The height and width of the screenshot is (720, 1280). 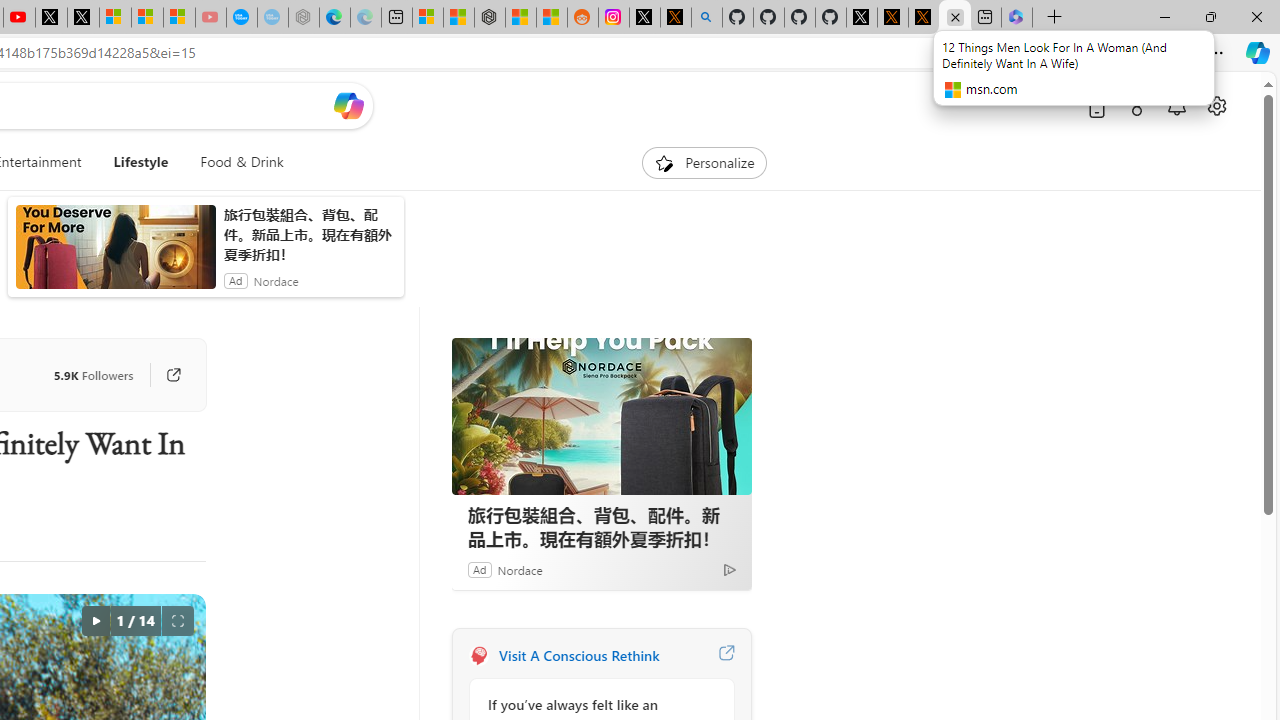 I want to click on 'github - Search', so click(x=707, y=17).